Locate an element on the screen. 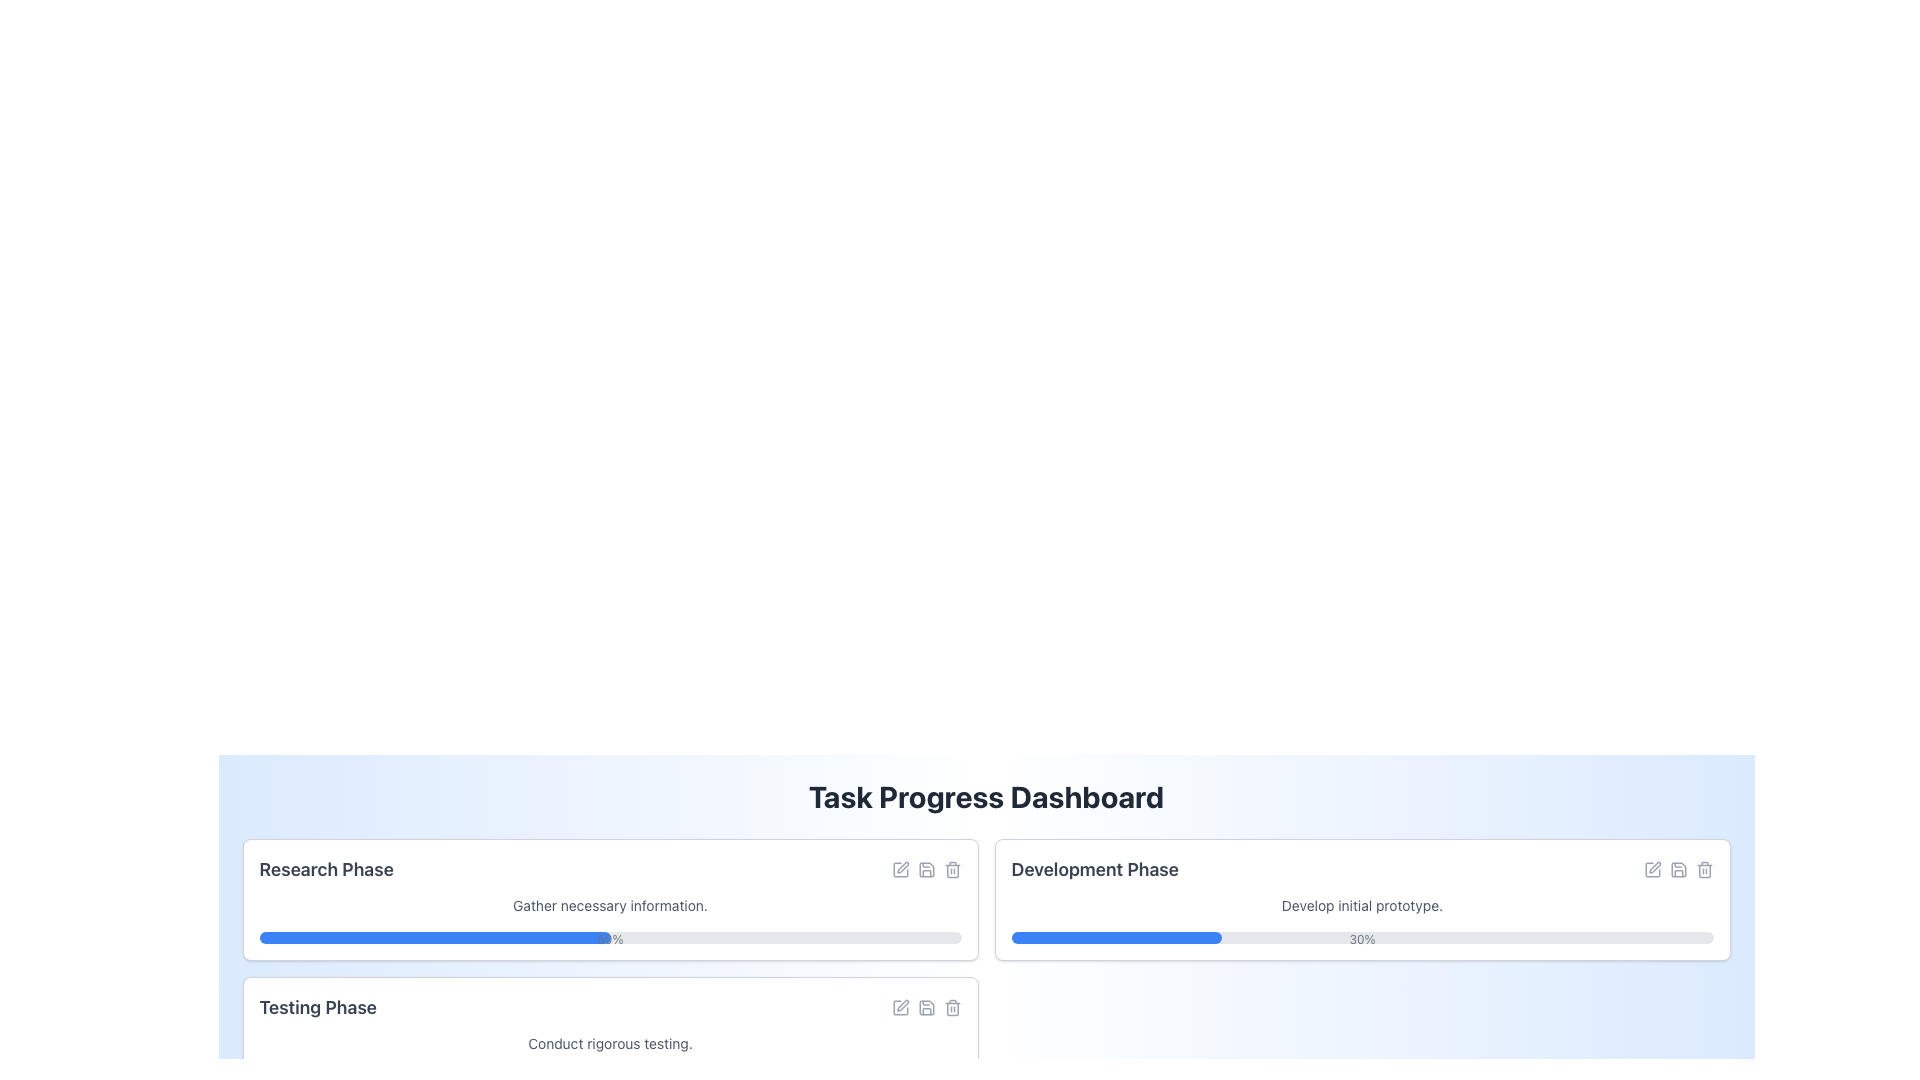  the Text Label displaying 'Testing Phase' styled in large bold gray font, positioned in the second row, first column of the layout is located at coordinates (317, 1007).